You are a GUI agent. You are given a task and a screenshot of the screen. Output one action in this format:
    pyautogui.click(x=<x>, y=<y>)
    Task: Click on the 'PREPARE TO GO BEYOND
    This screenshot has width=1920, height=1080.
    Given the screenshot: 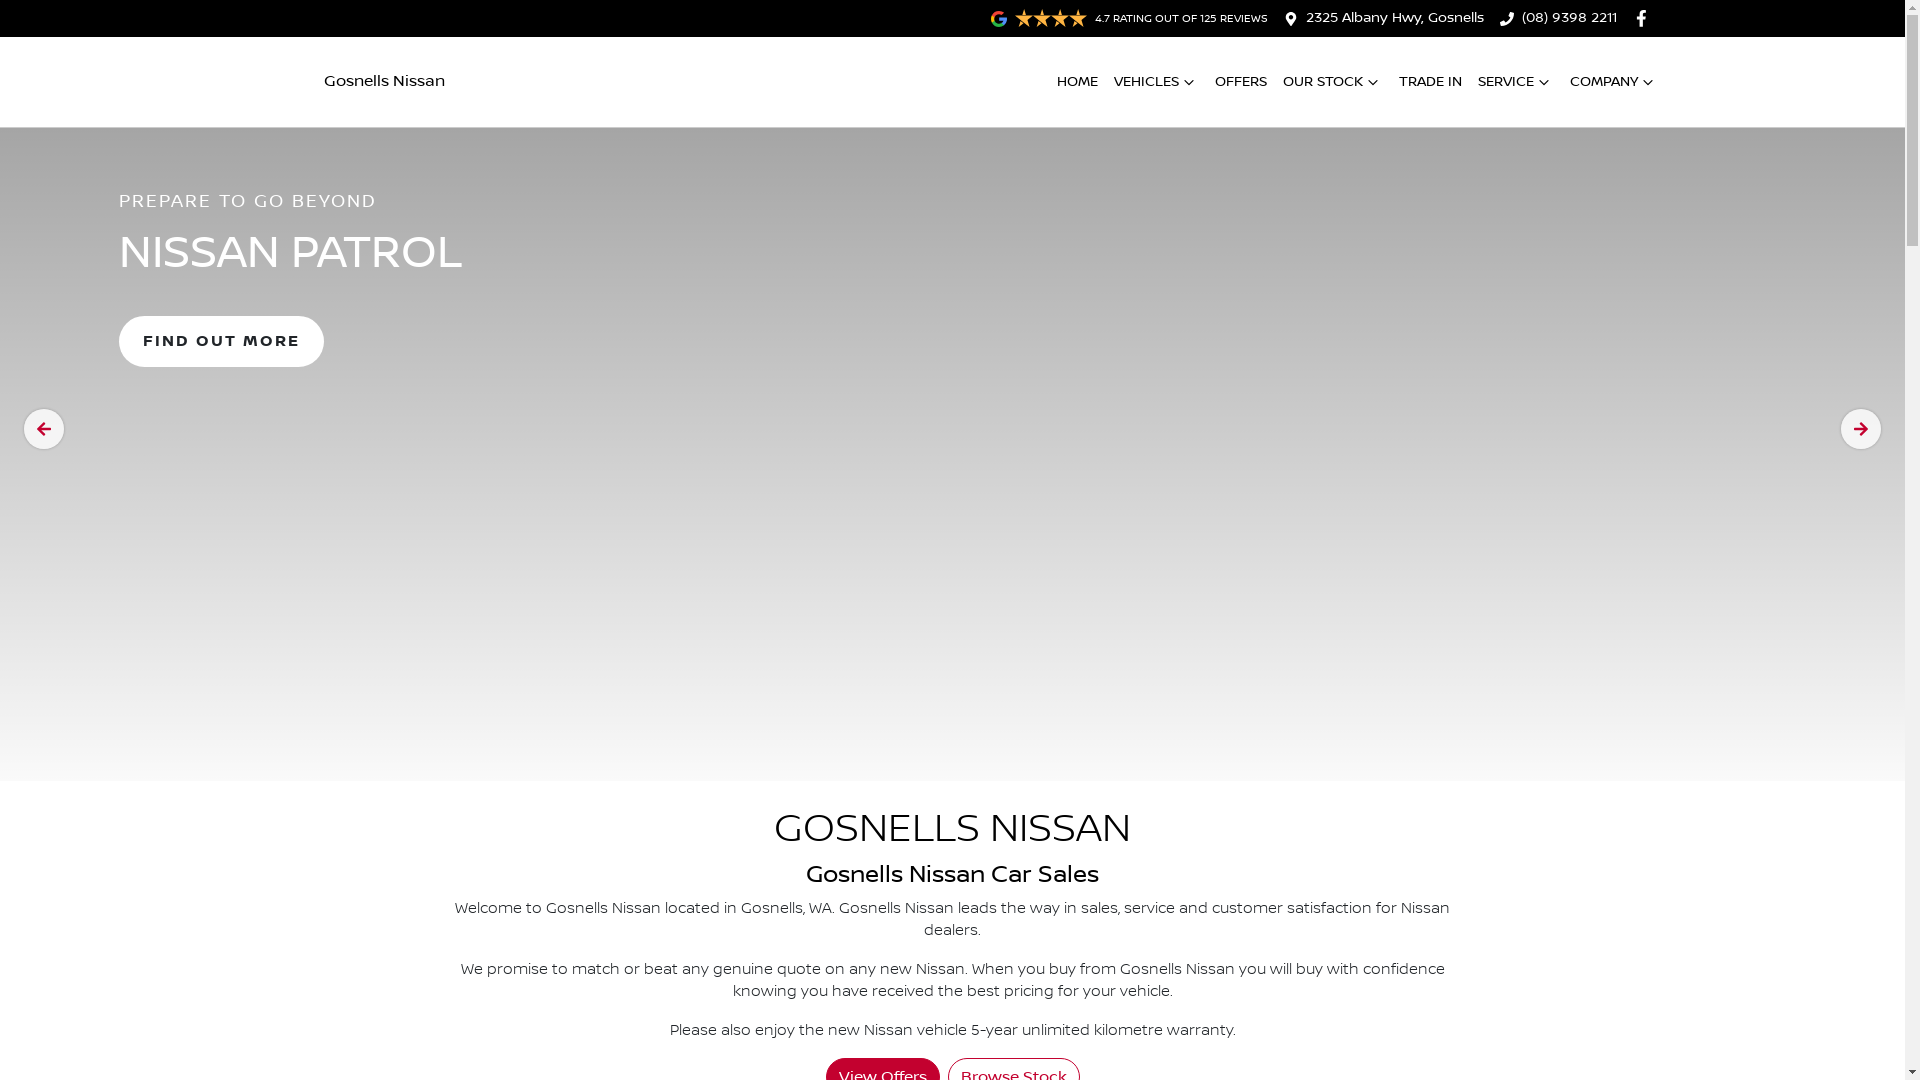 What is the action you would take?
    pyautogui.click(x=951, y=427)
    